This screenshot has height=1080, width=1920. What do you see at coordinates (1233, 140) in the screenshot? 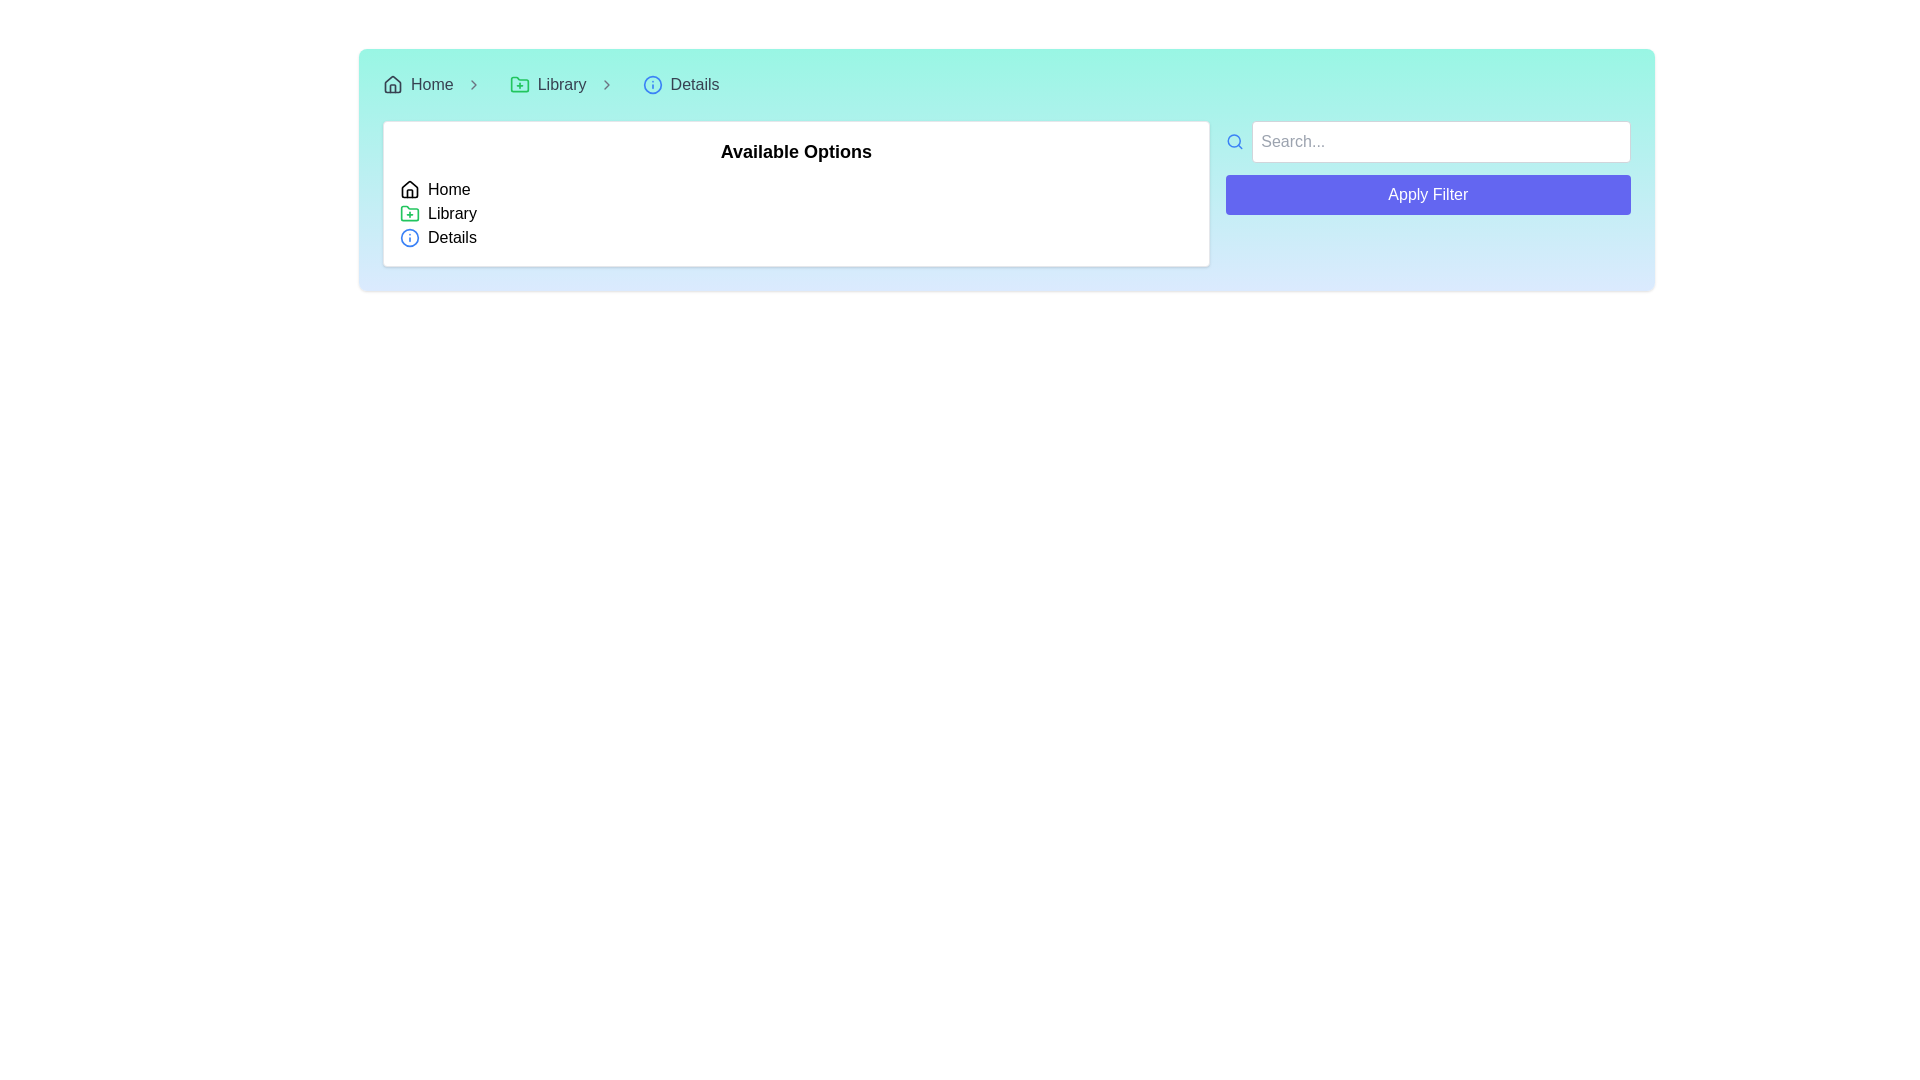
I see `the blue circular decorative element of the magnifying glass icon, which is positioned centrally within the icon` at bounding box center [1233, 140].